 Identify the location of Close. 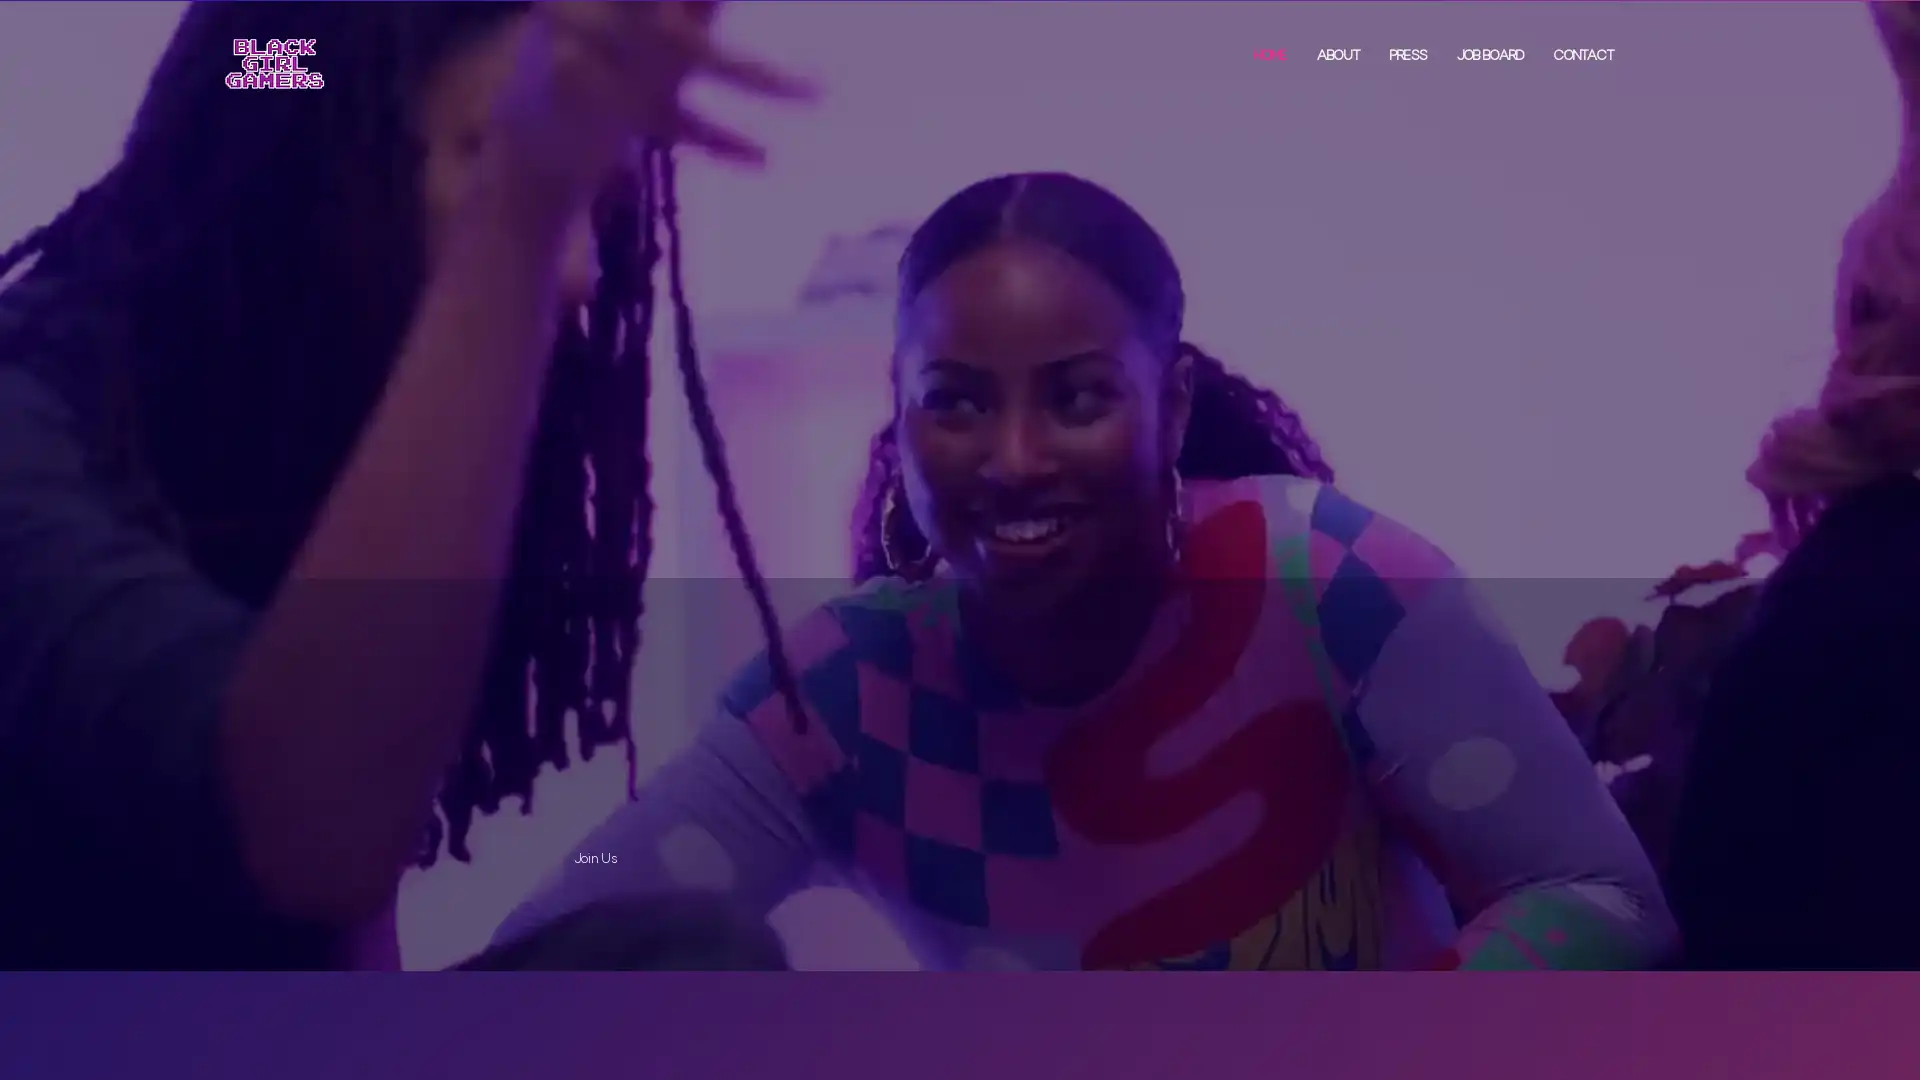
(1895, 1047).